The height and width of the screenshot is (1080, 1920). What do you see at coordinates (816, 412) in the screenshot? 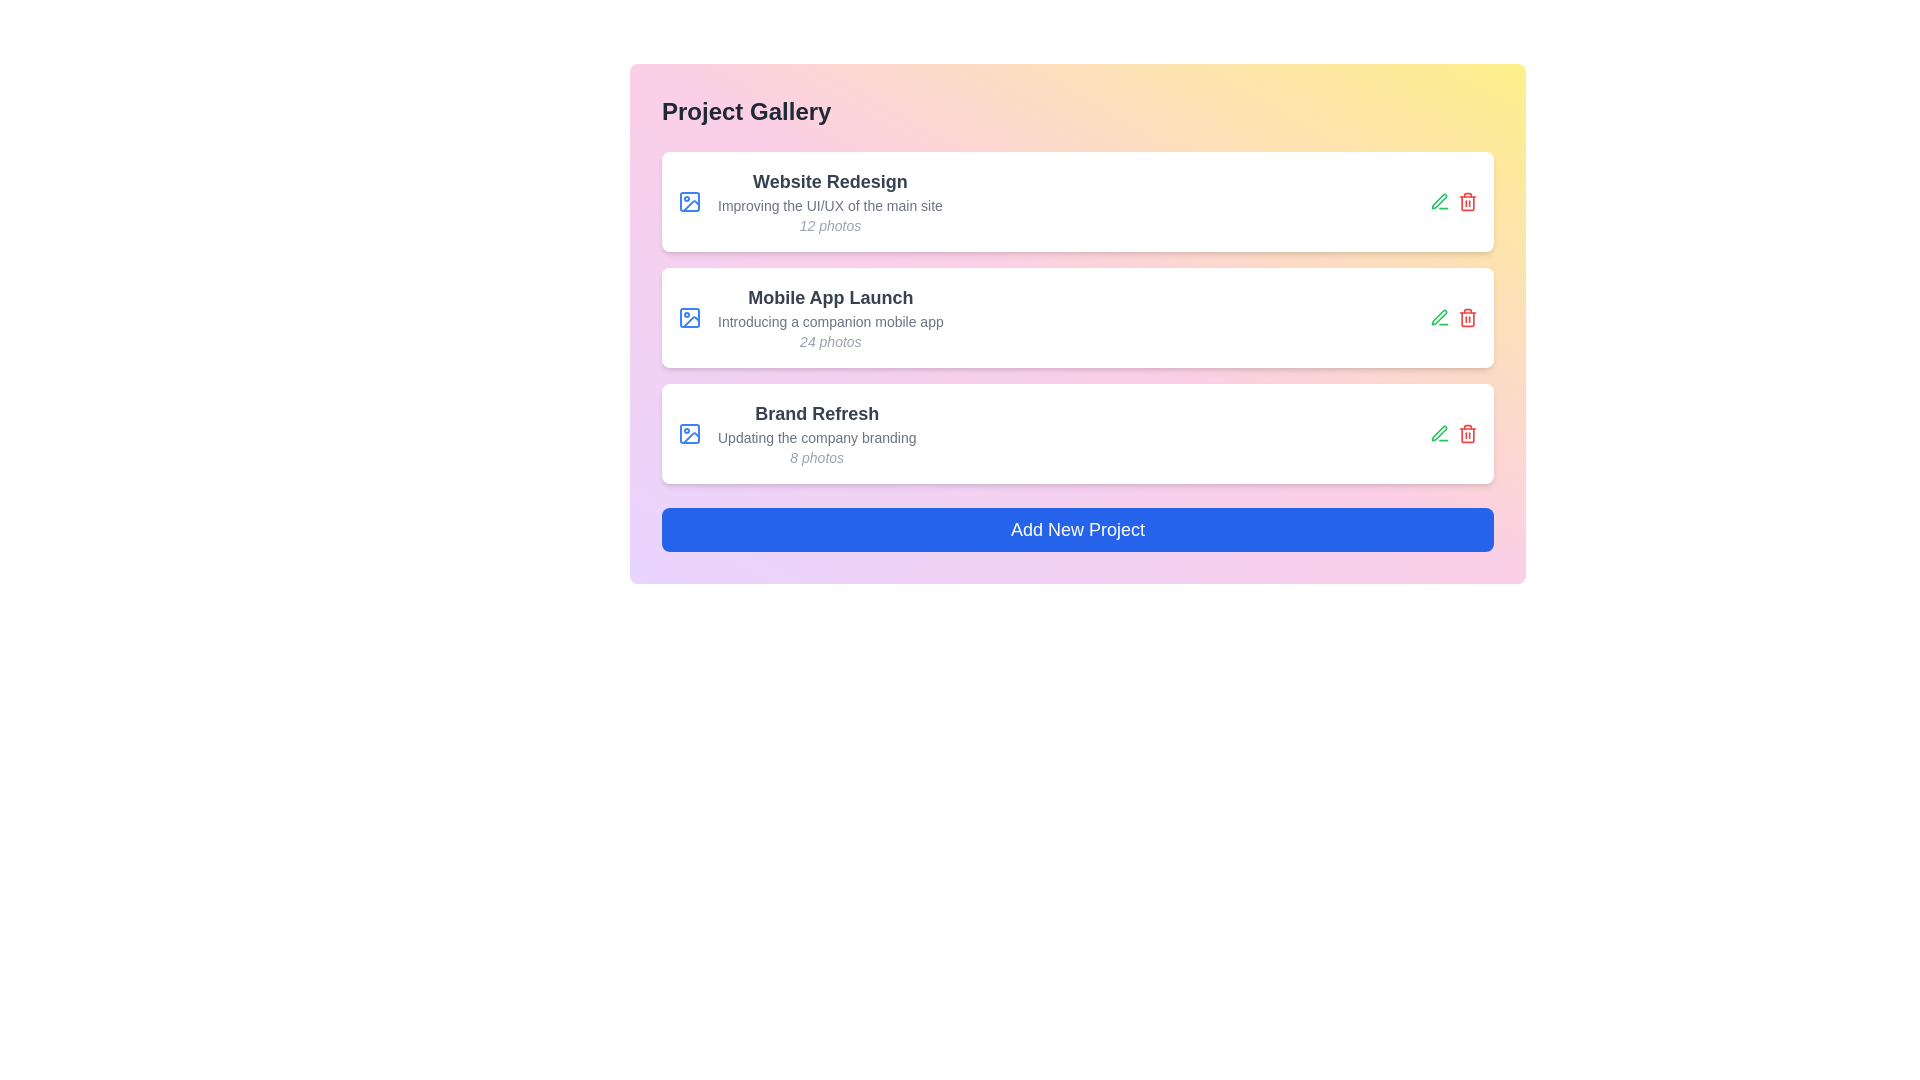
I see `the project with title Brand Refresh` at bounding box center [816, 412].